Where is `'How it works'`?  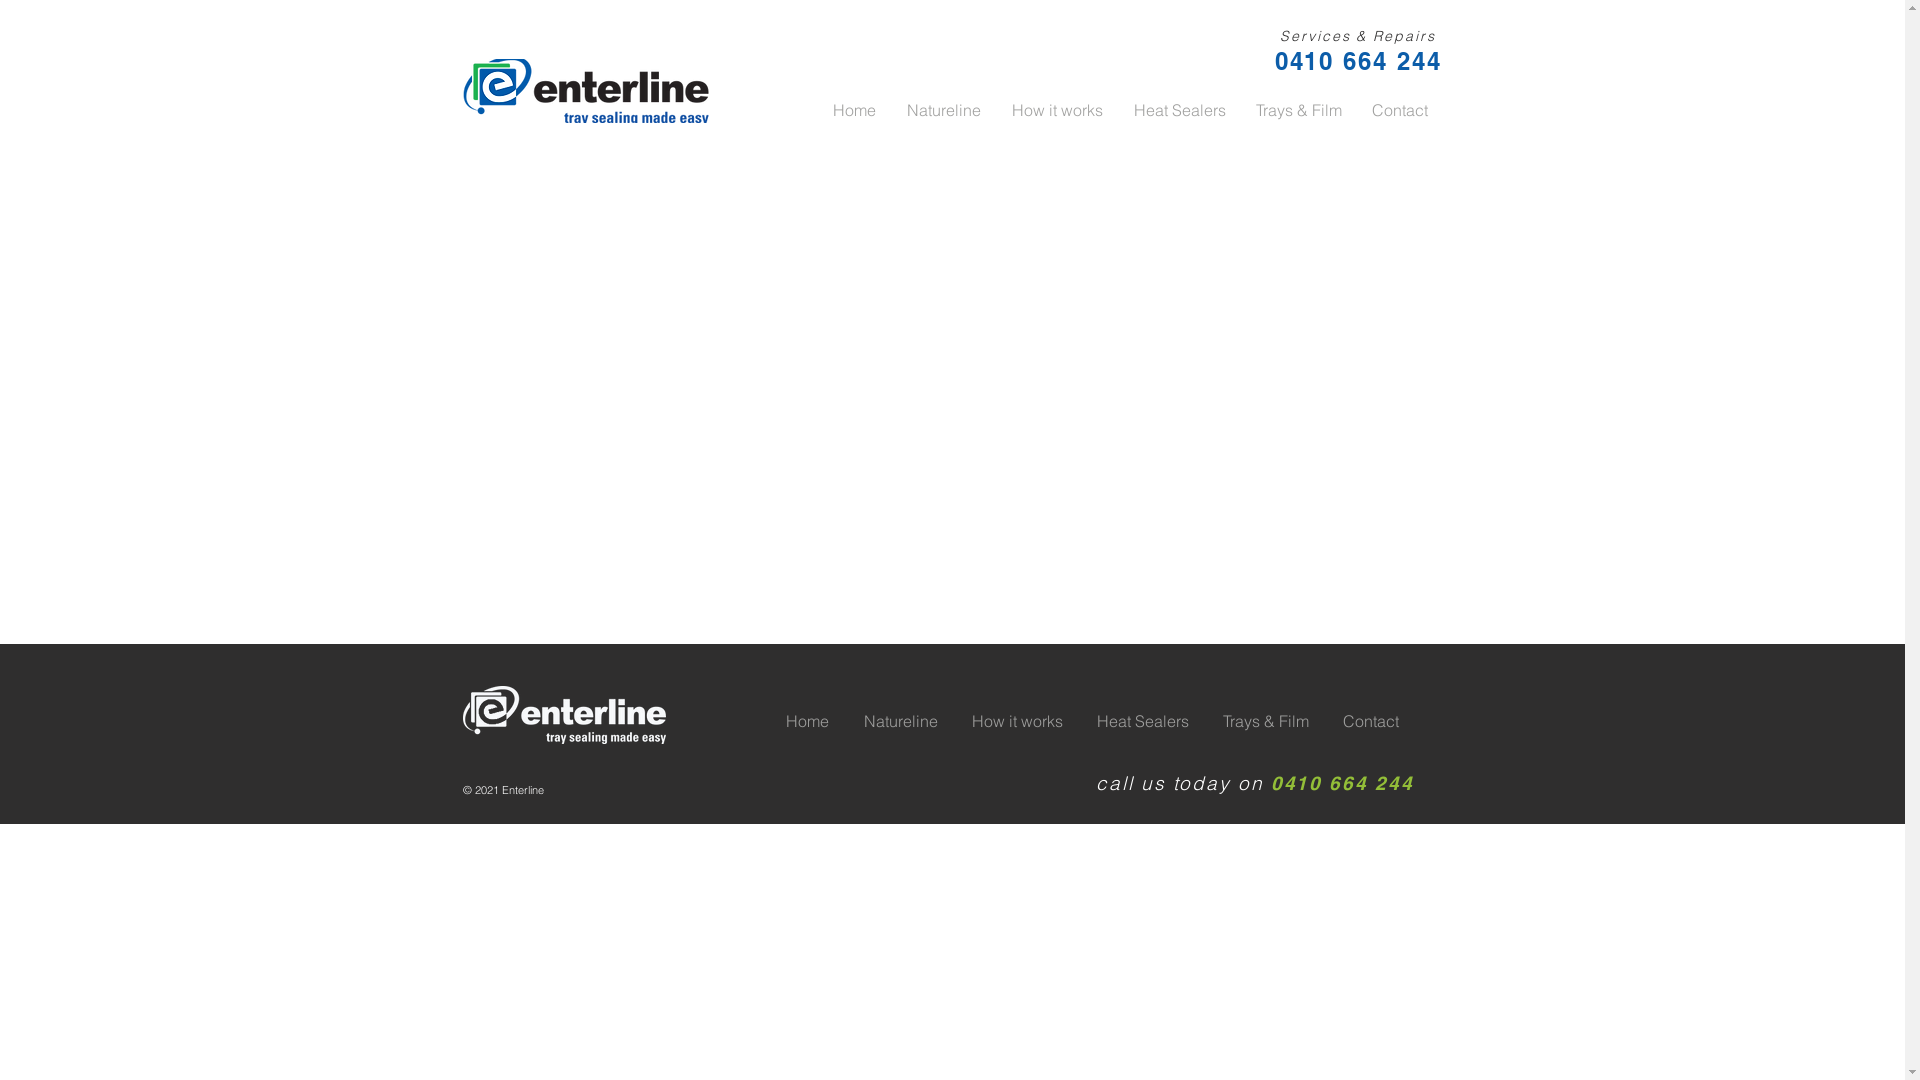 'How it works' is located at coordinates (1055, 110).